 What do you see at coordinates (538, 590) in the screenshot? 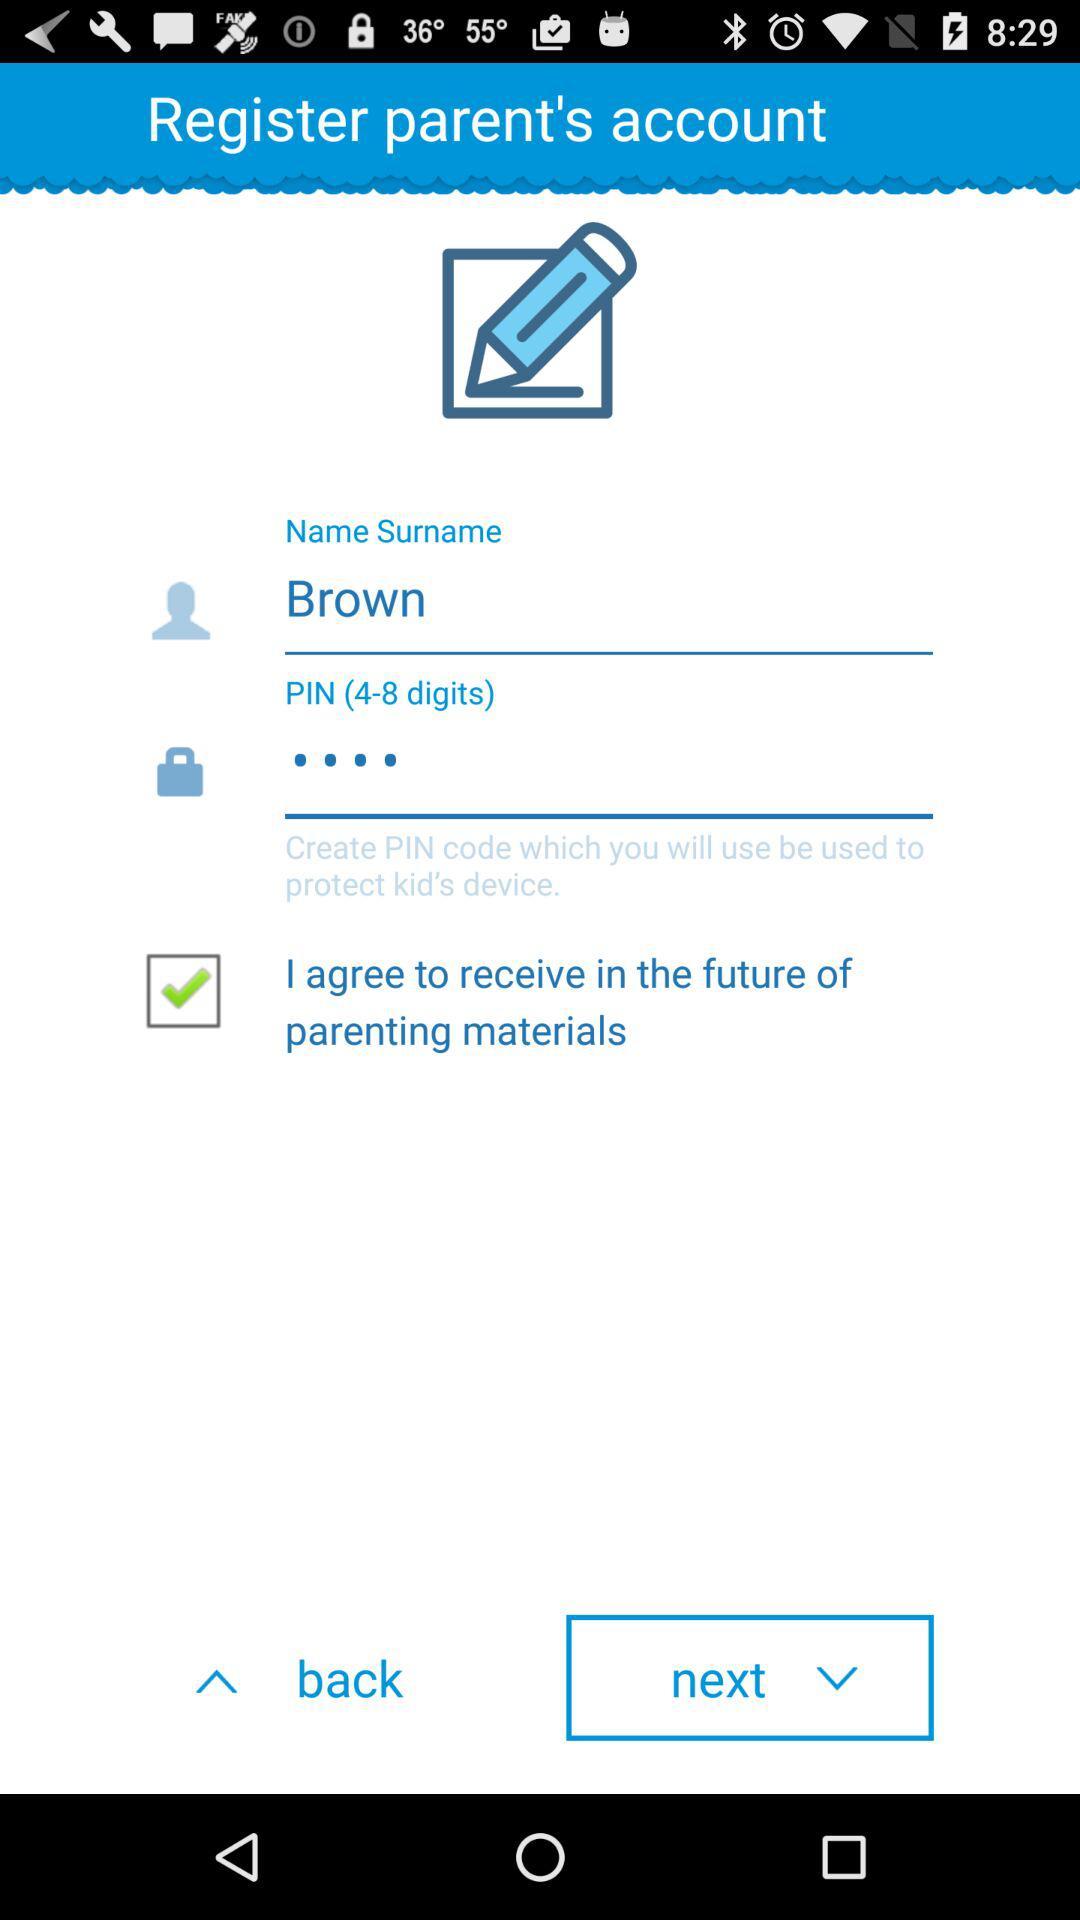
I see `the brown icon` at bounding box center [538, 590].